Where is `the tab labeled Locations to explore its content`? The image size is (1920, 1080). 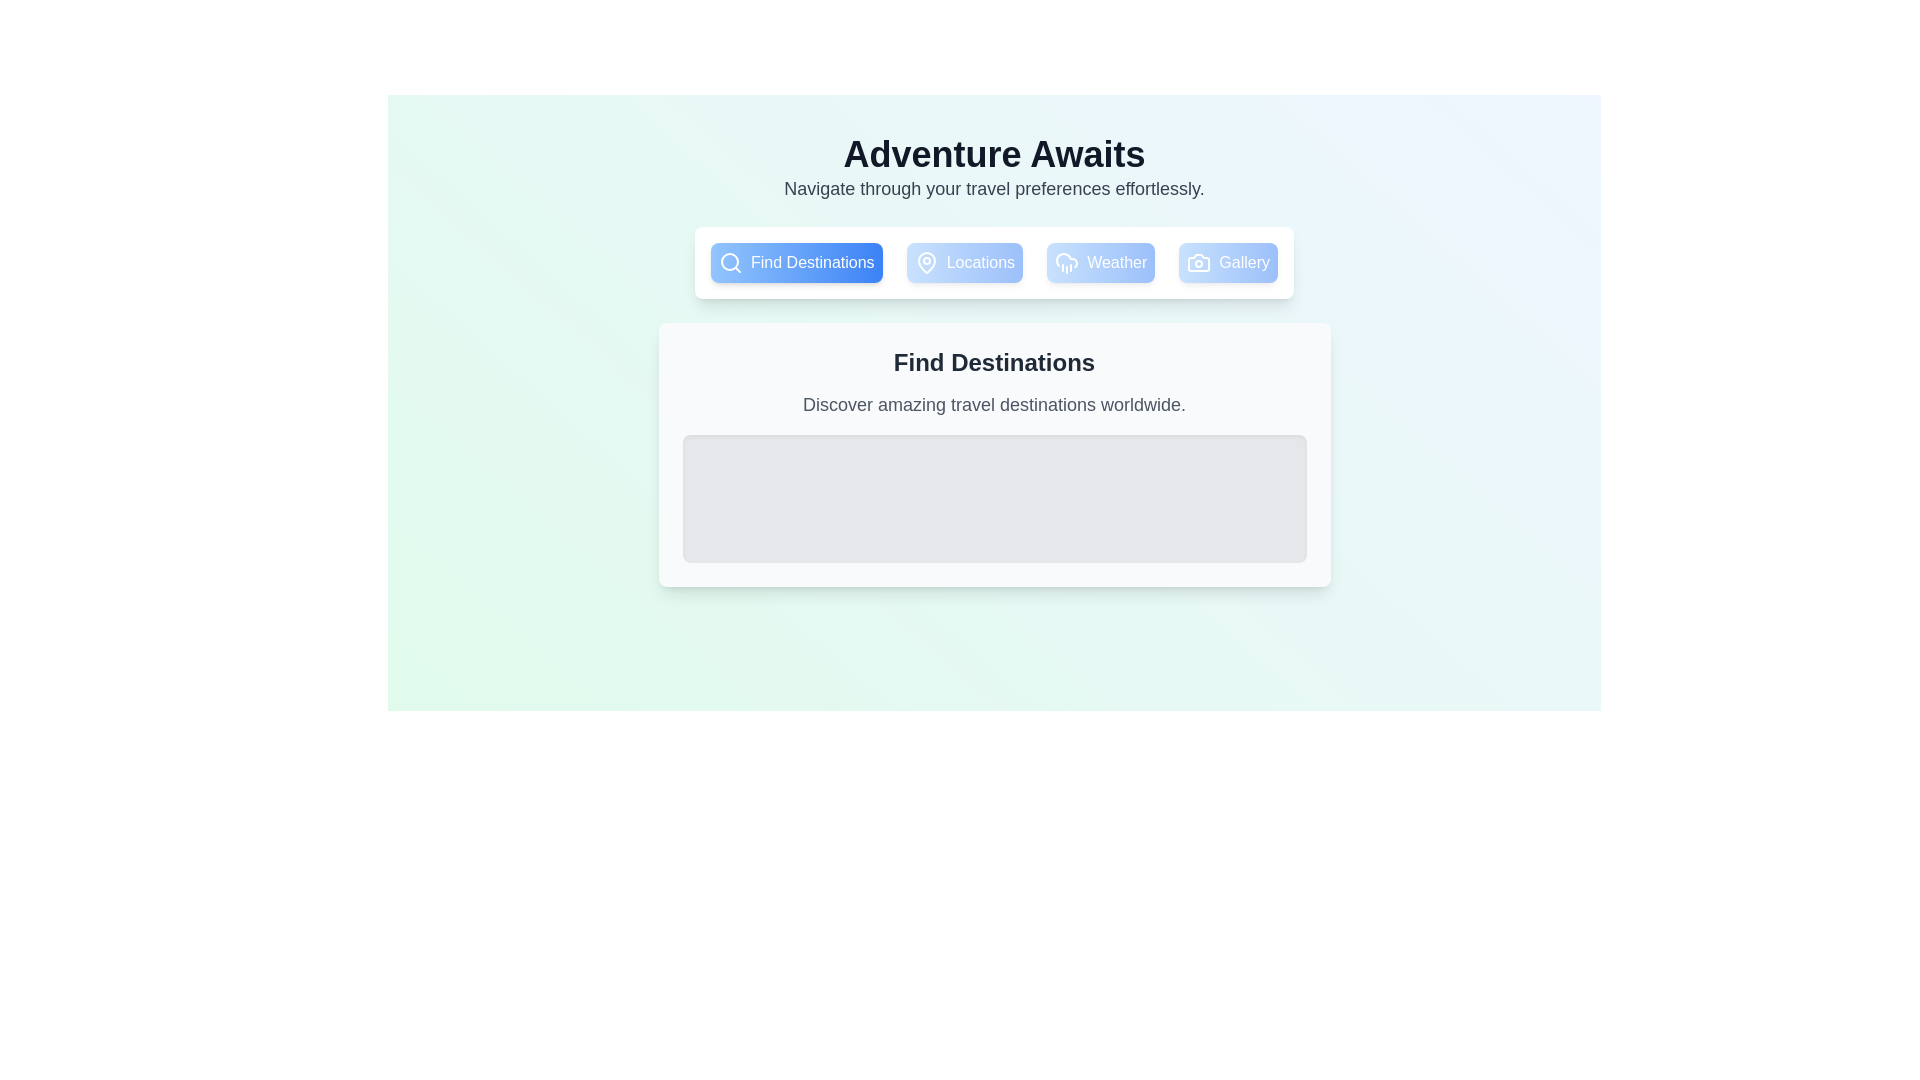 the tab labeled Locations to explore its content is located at coordinates (964, 261).